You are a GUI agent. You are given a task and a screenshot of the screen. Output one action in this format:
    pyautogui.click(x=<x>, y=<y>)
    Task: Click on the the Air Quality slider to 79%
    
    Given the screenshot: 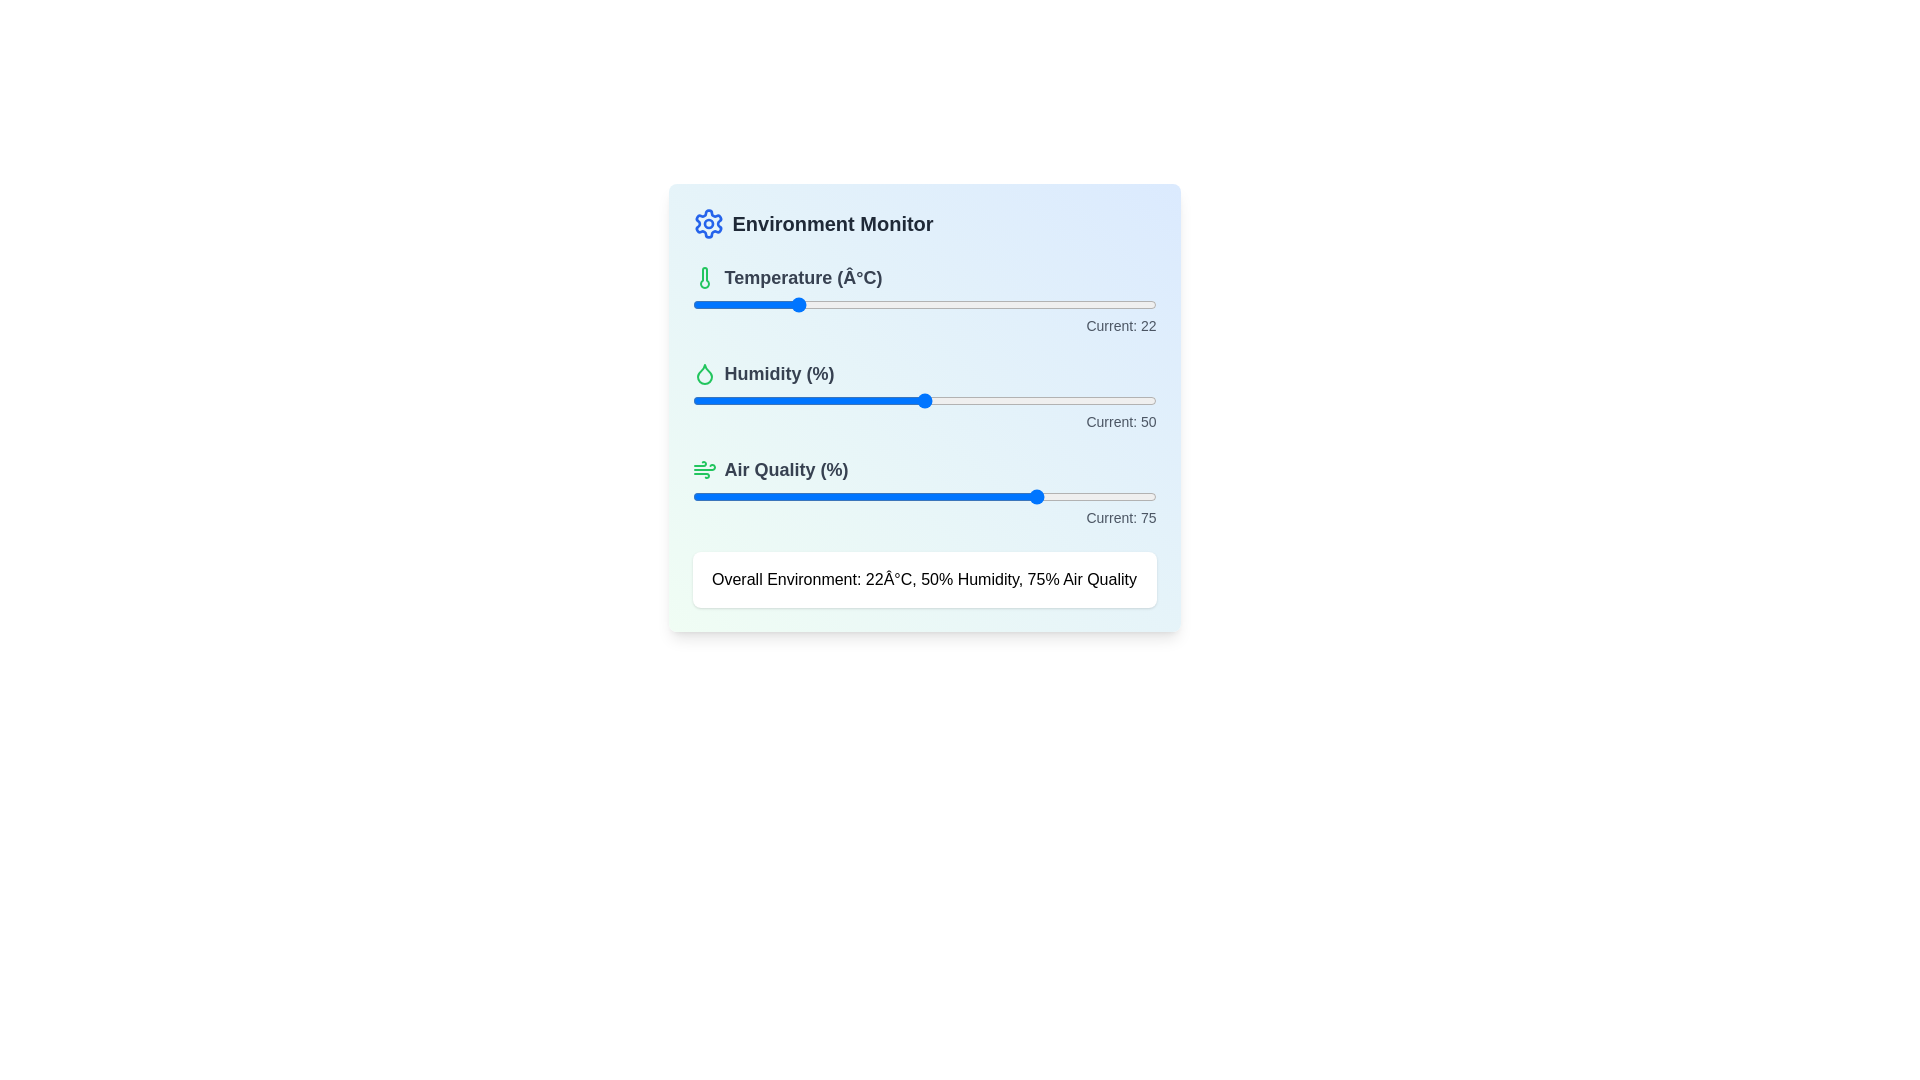 What is the action you would take?
    pyautogui.click(x=1058, y=496)
    